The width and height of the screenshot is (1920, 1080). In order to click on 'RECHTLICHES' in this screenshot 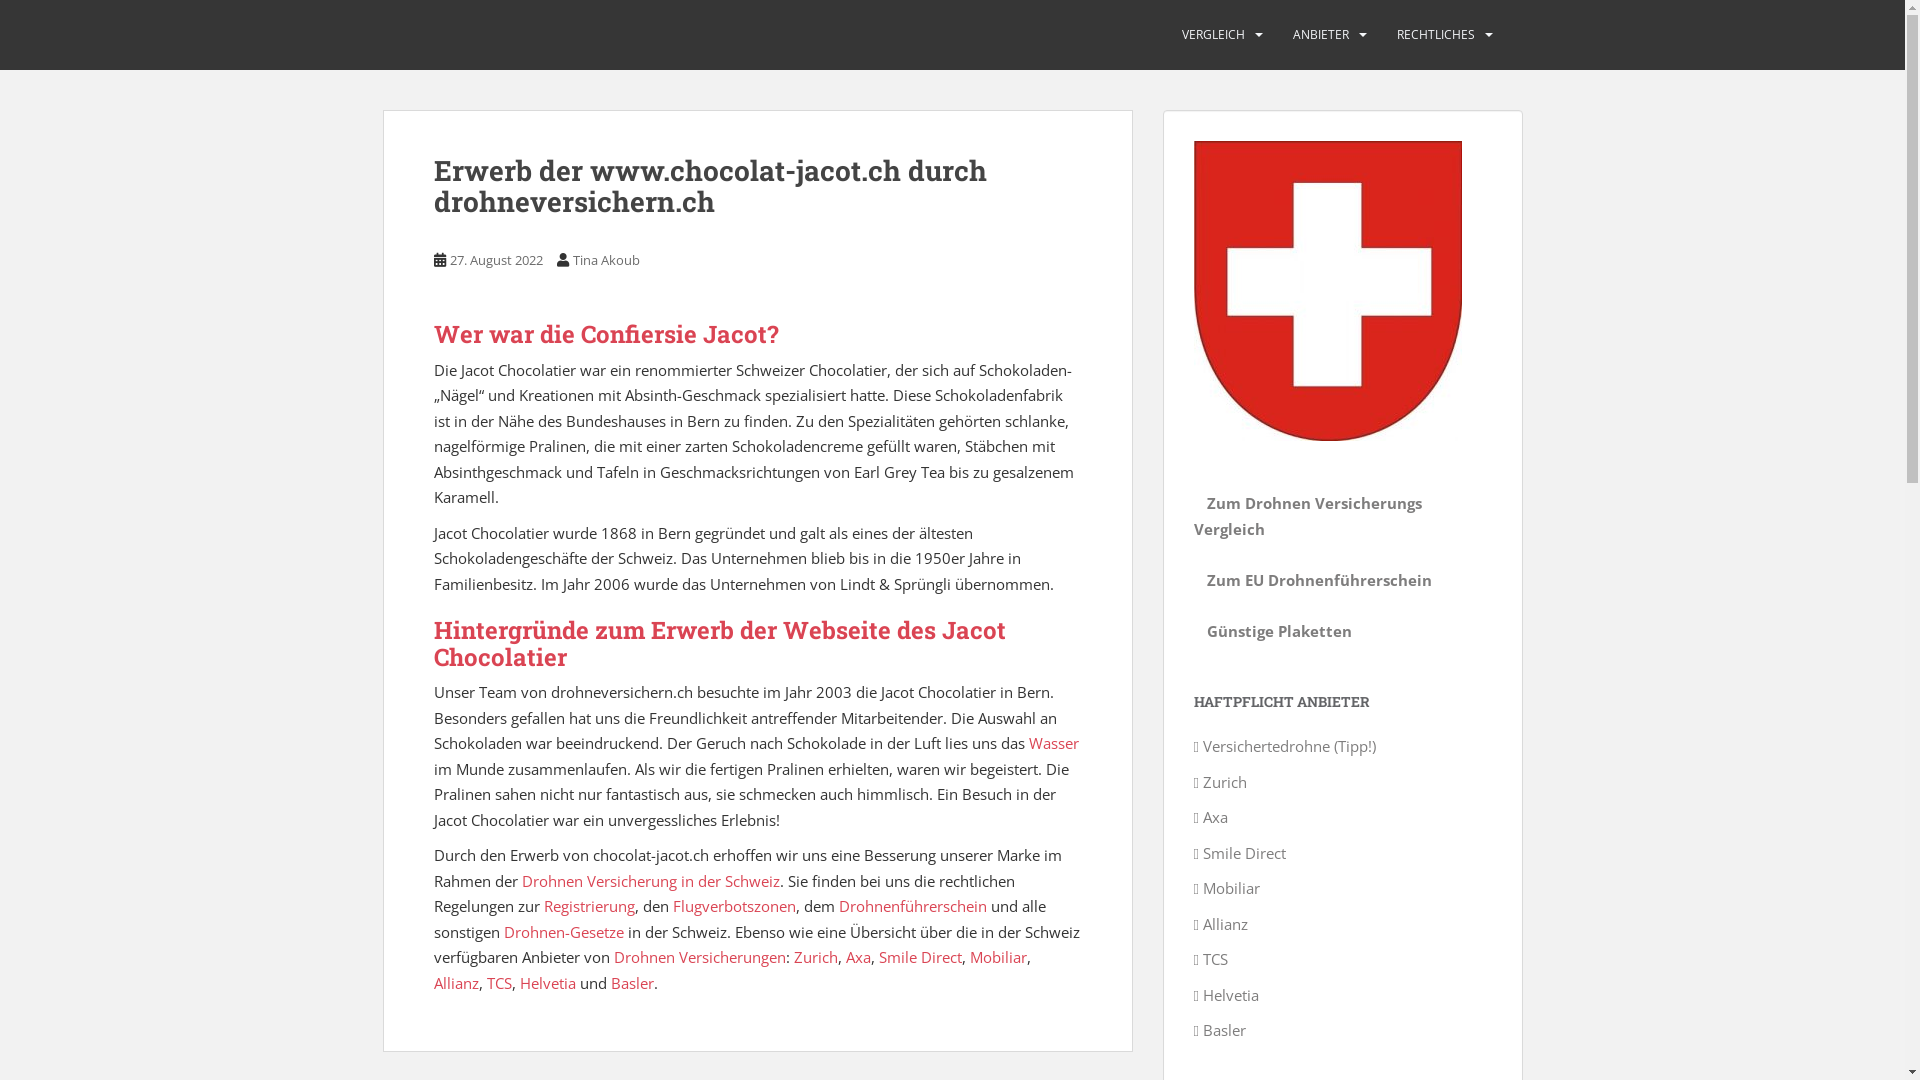, I will do `click(1434, 34)`.